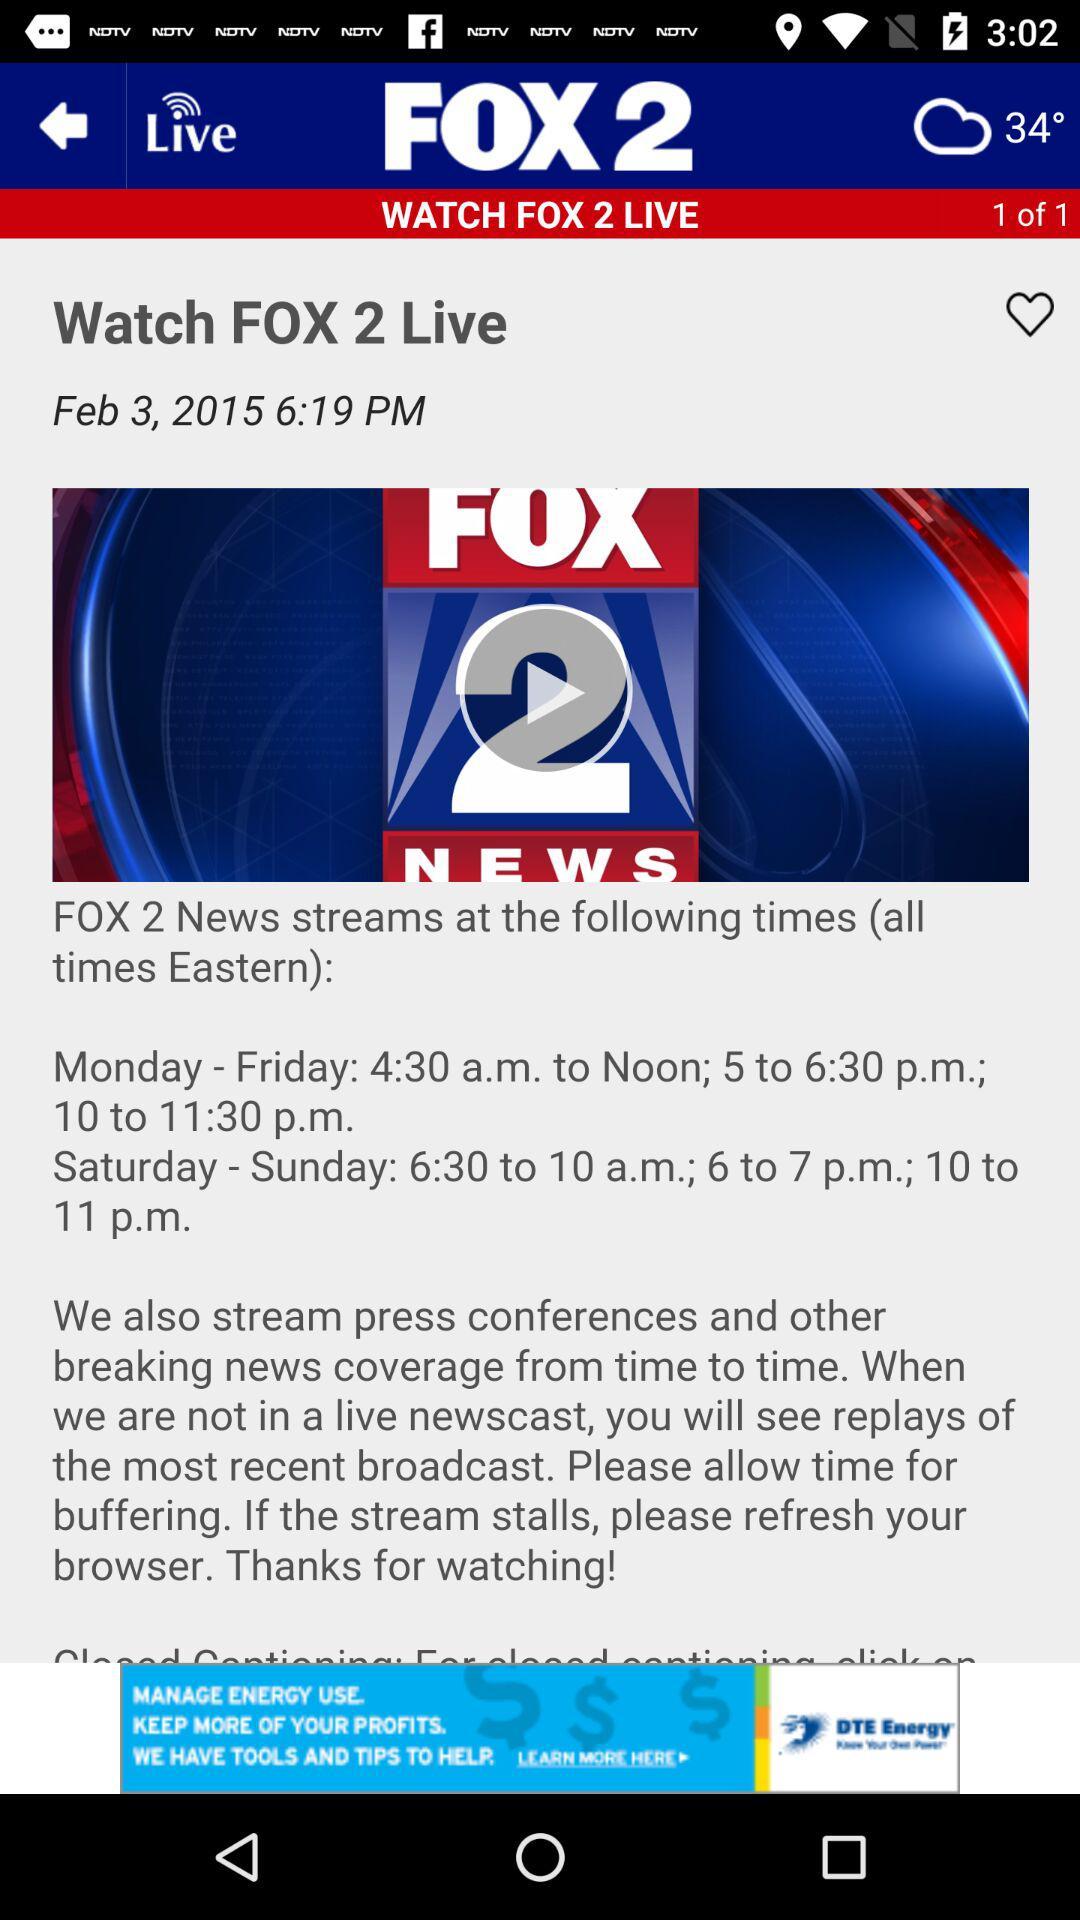  I want to click on live, so click(189, 124).